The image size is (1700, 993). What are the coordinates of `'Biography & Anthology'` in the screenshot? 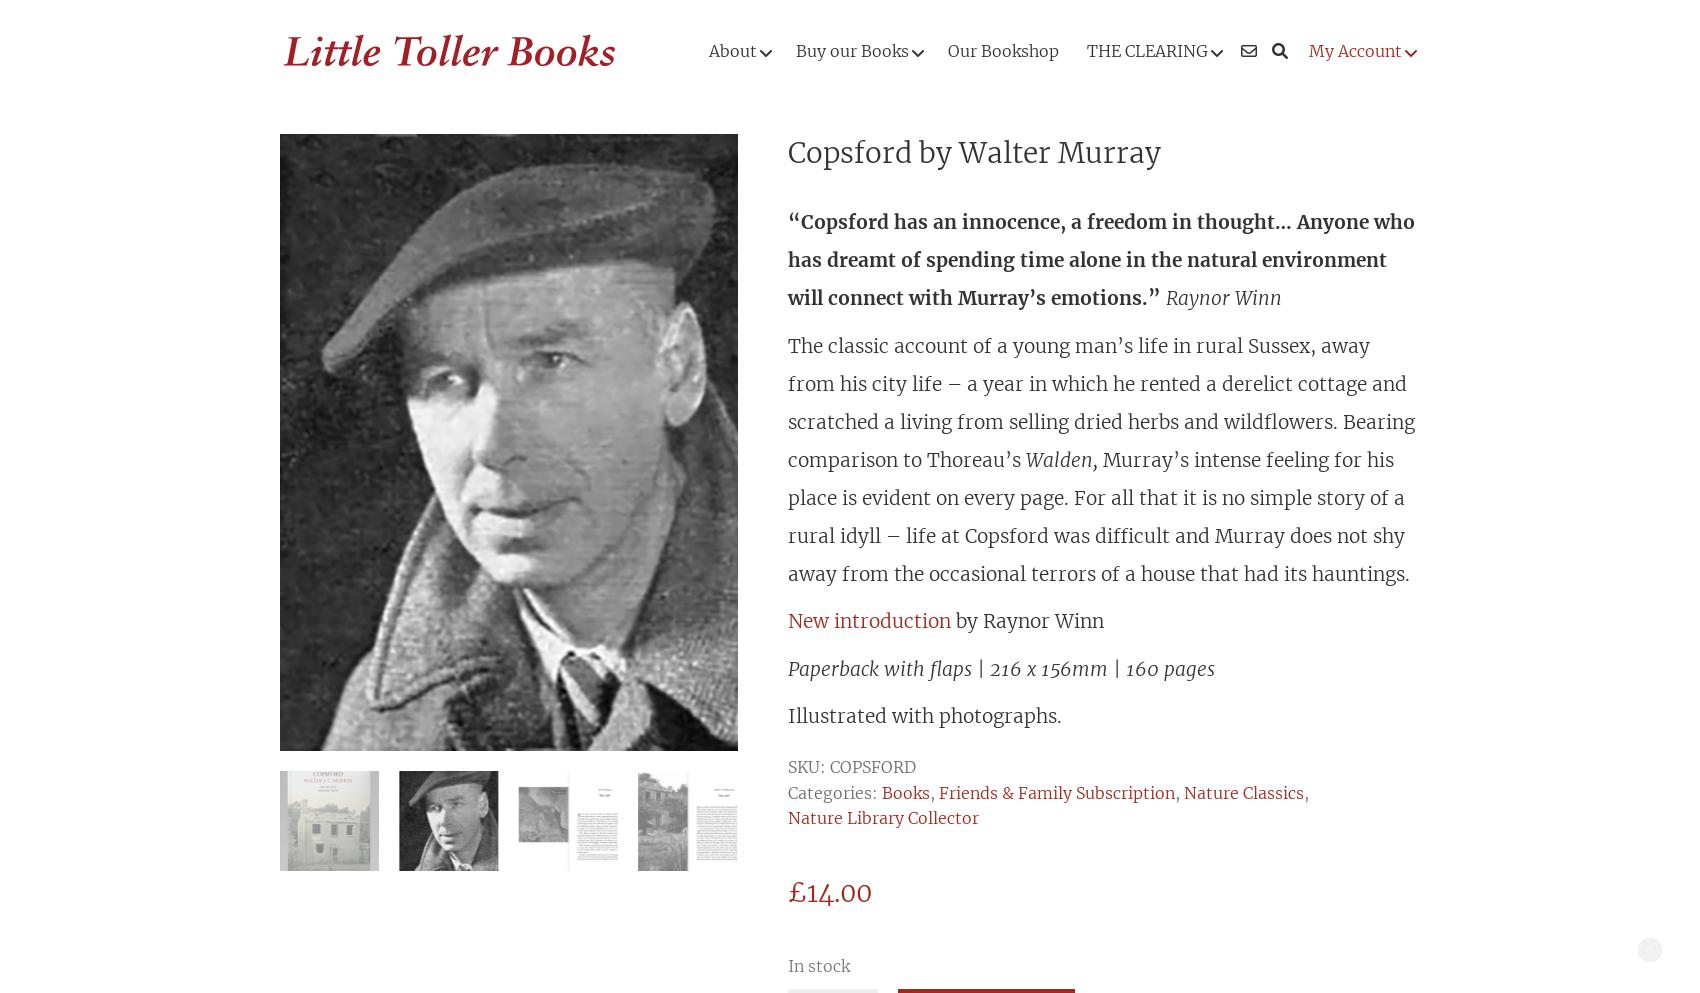 It's located at (857, 306).